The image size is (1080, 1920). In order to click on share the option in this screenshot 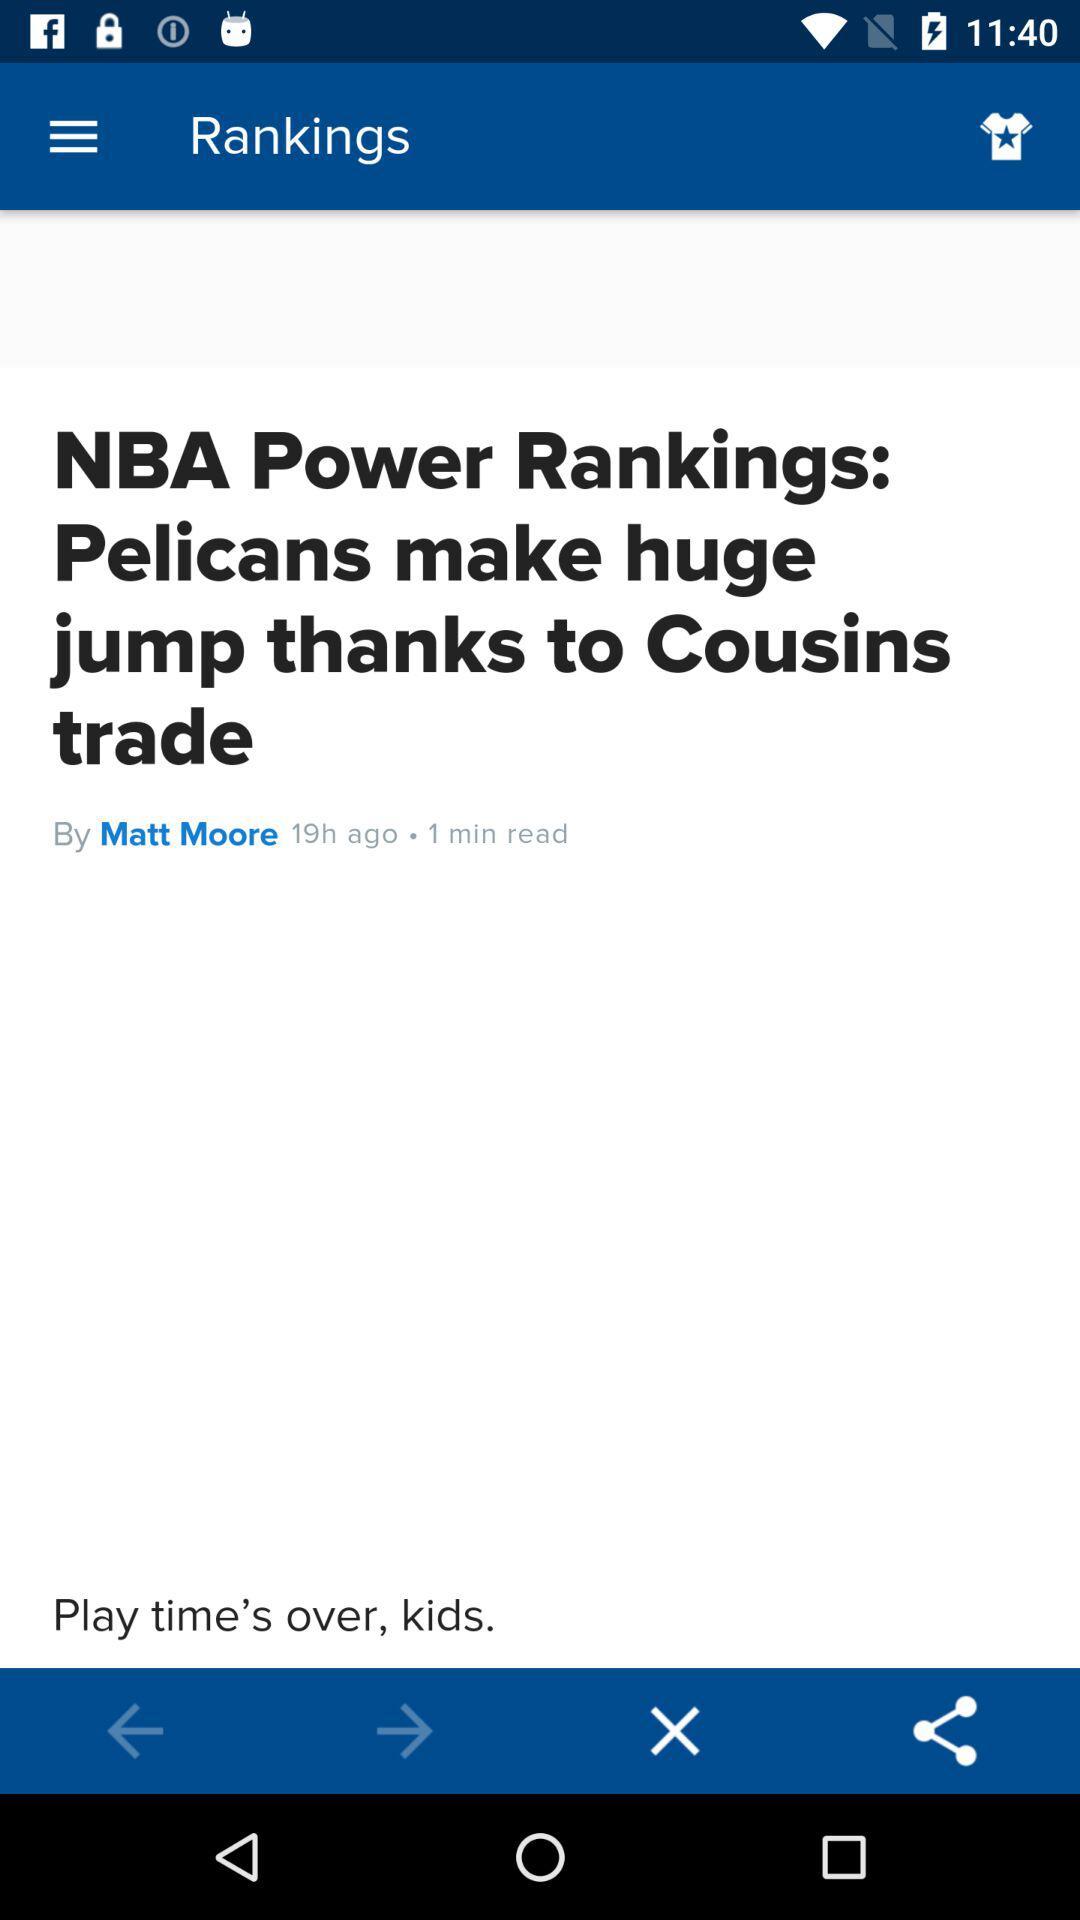, I will do `click(945, 1730)`.